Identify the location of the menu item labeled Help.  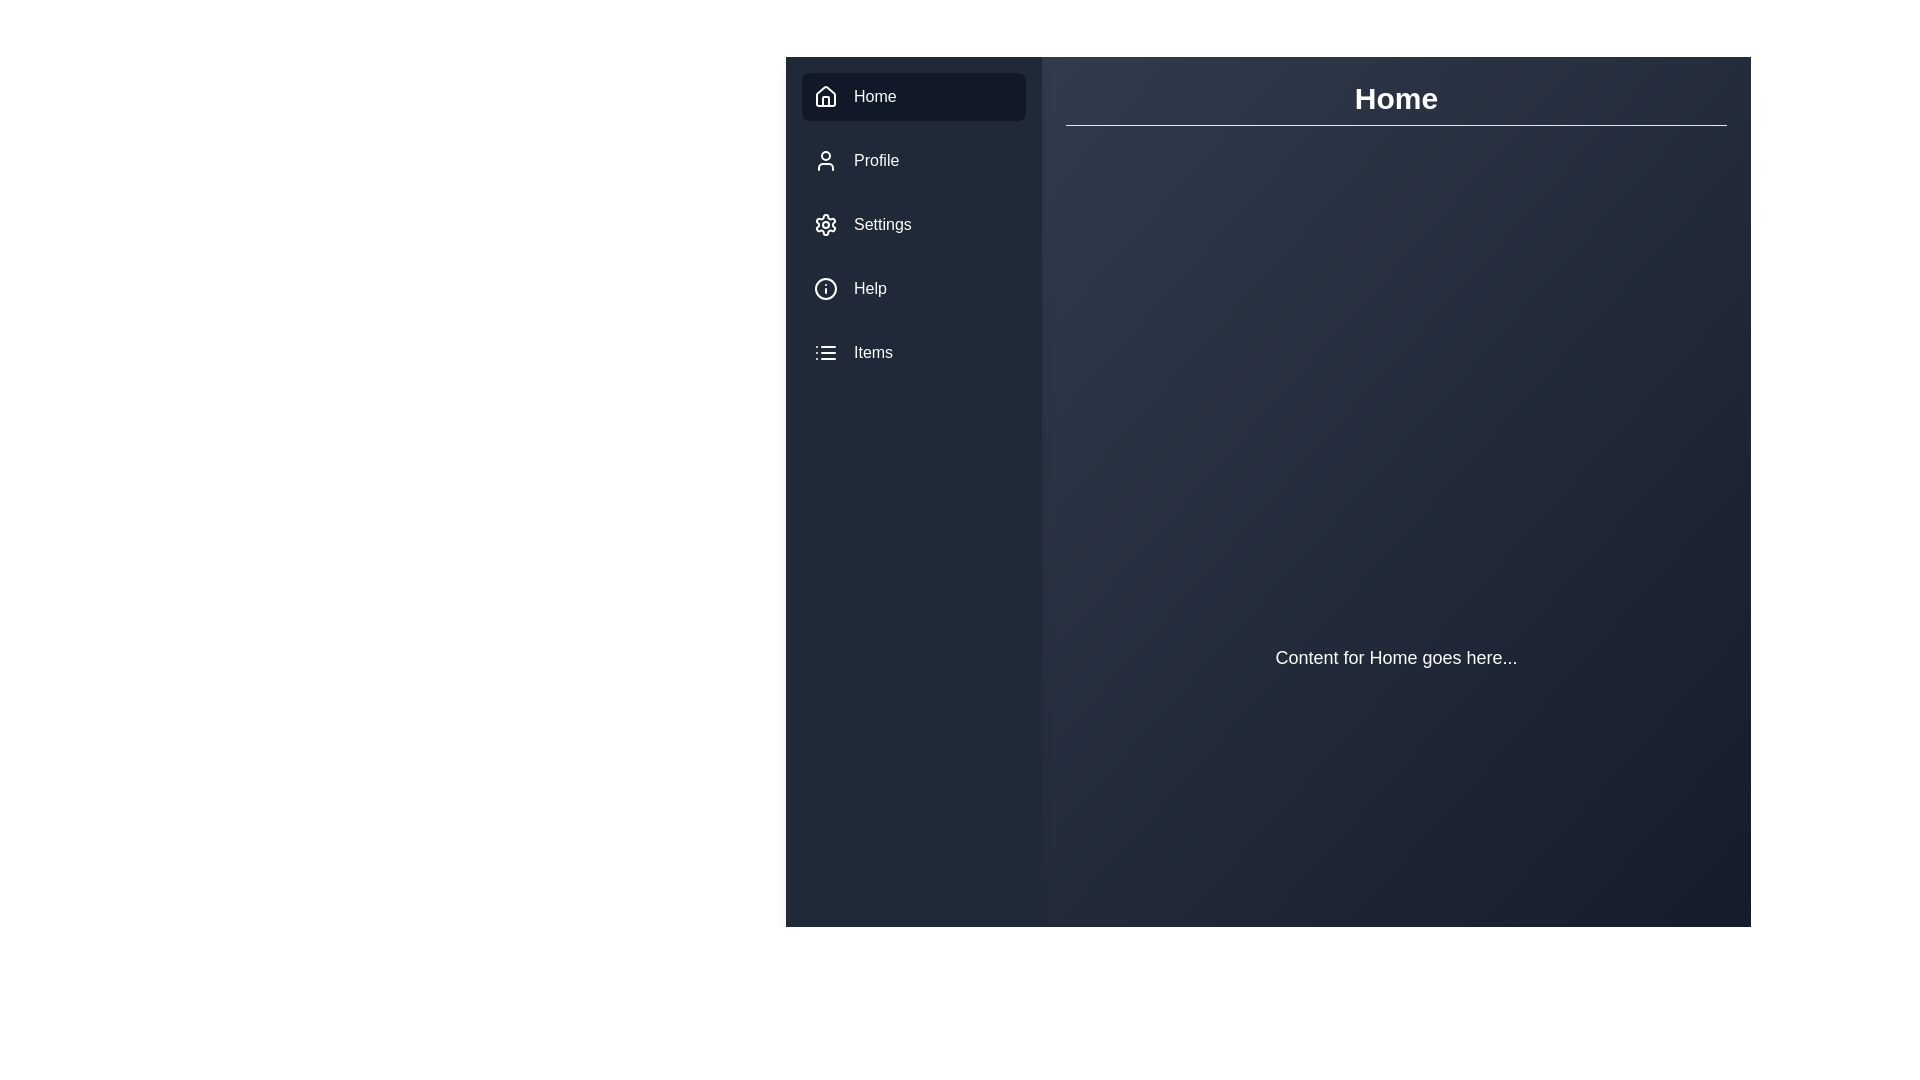
(912, 289).